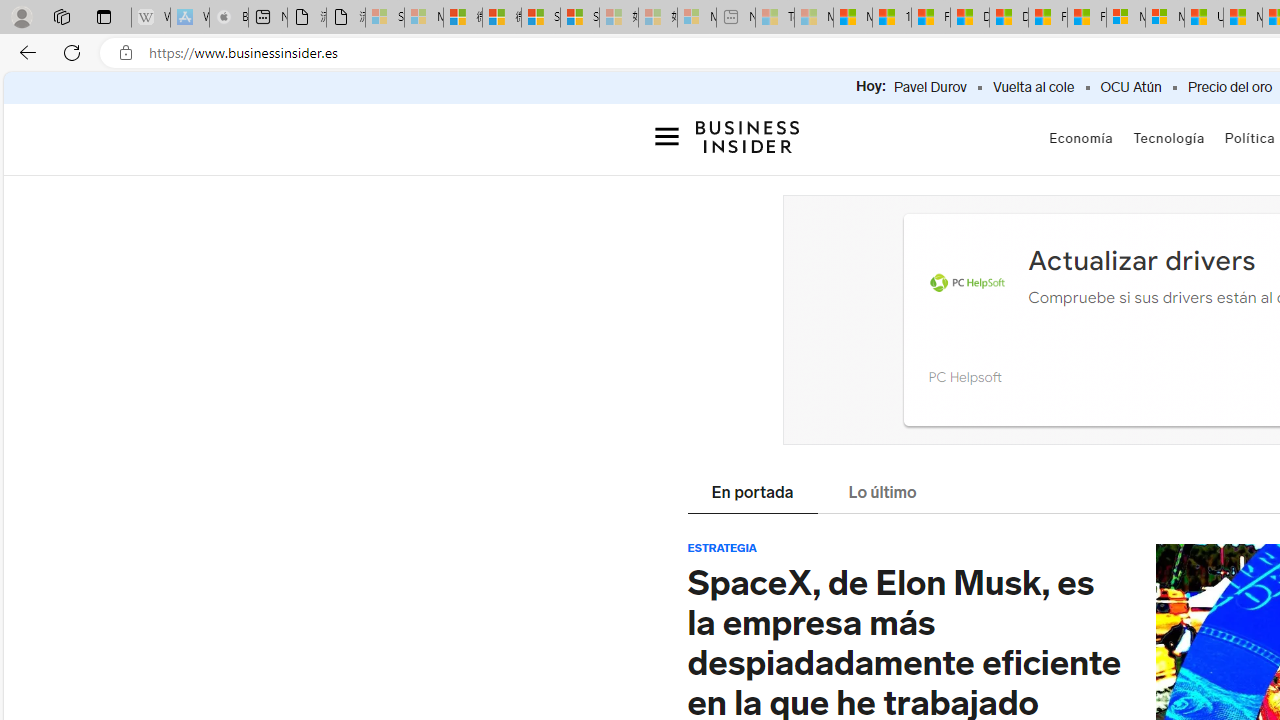 The width and height of the screenshot is (1280, 720). What do you see at coordinates (964, 376) in the screenshot?
I see `'PC Helpsoft'` at bounding box center [964, 376].